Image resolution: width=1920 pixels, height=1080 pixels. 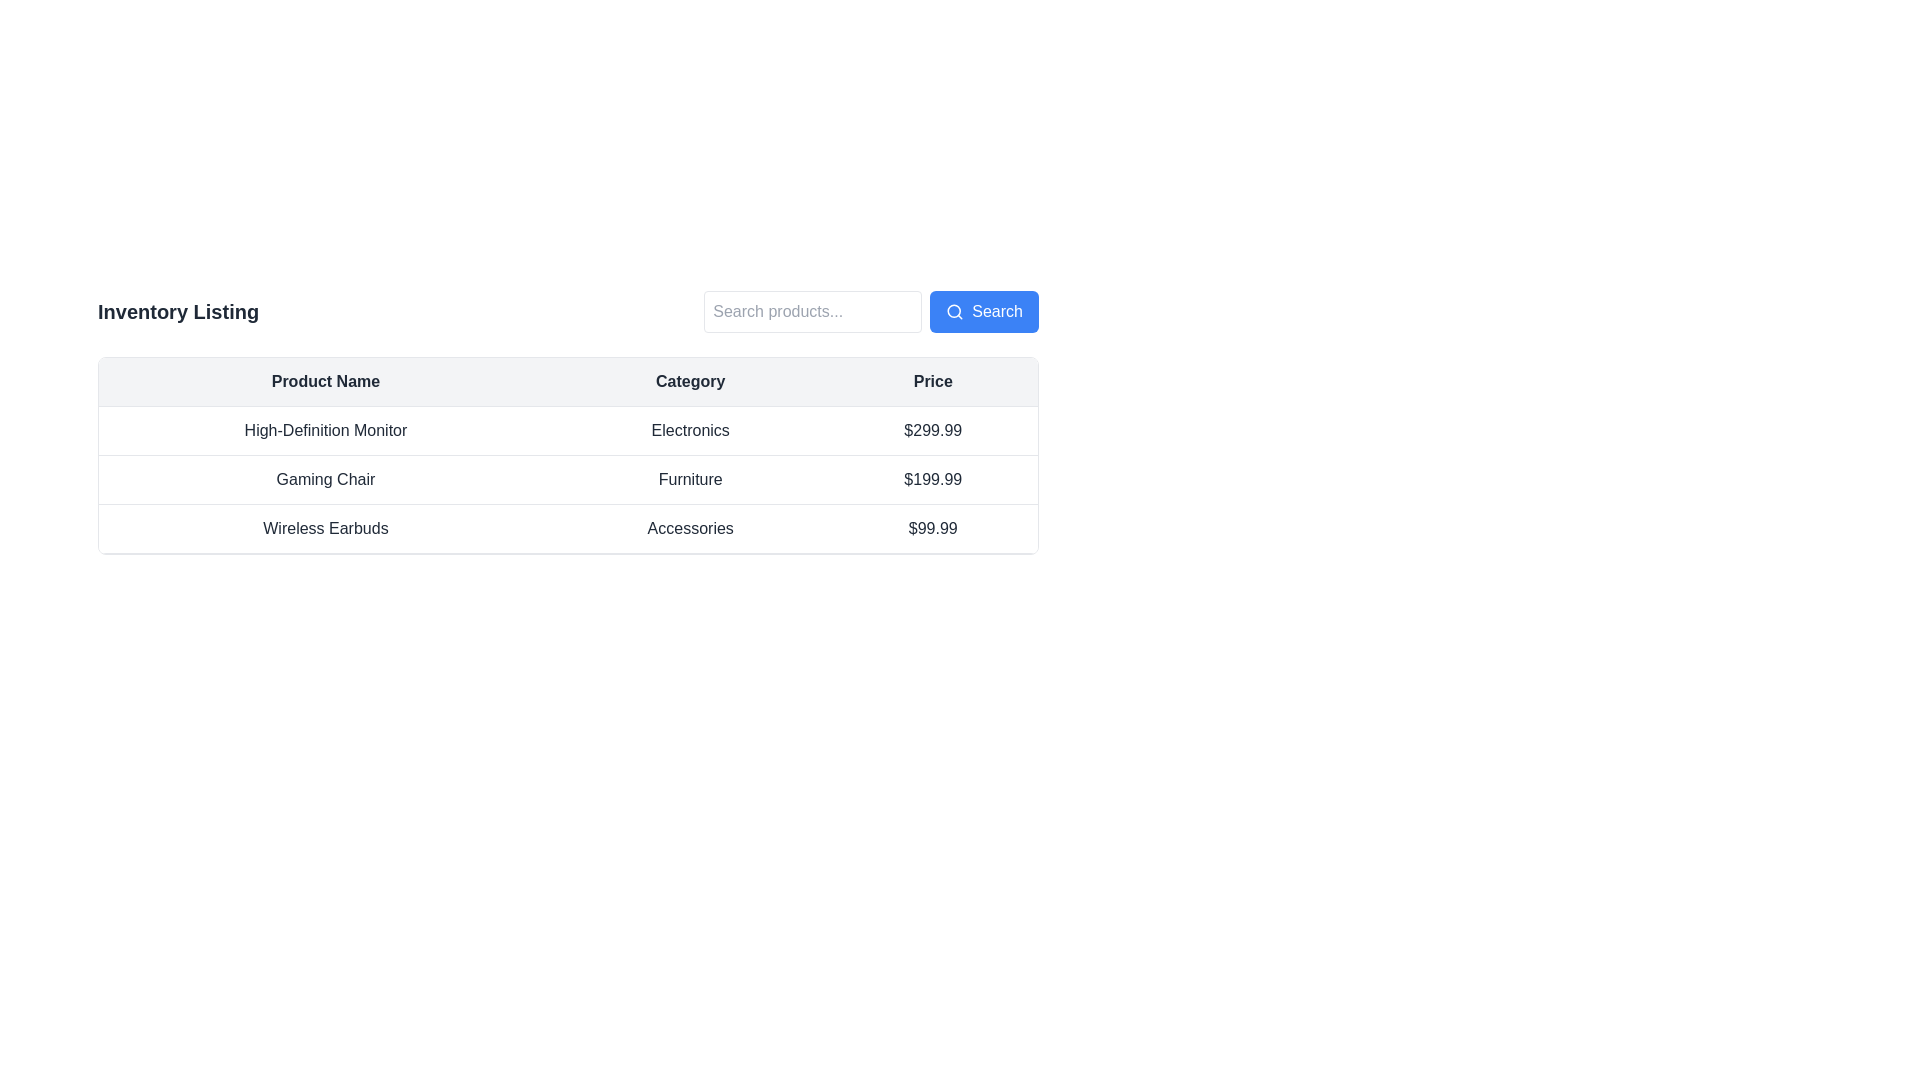 I want to click on the Text label that displays the name of a product item, located in the leftmost column of the last row under the heading 'Product Name', so click(x=326, y=527).